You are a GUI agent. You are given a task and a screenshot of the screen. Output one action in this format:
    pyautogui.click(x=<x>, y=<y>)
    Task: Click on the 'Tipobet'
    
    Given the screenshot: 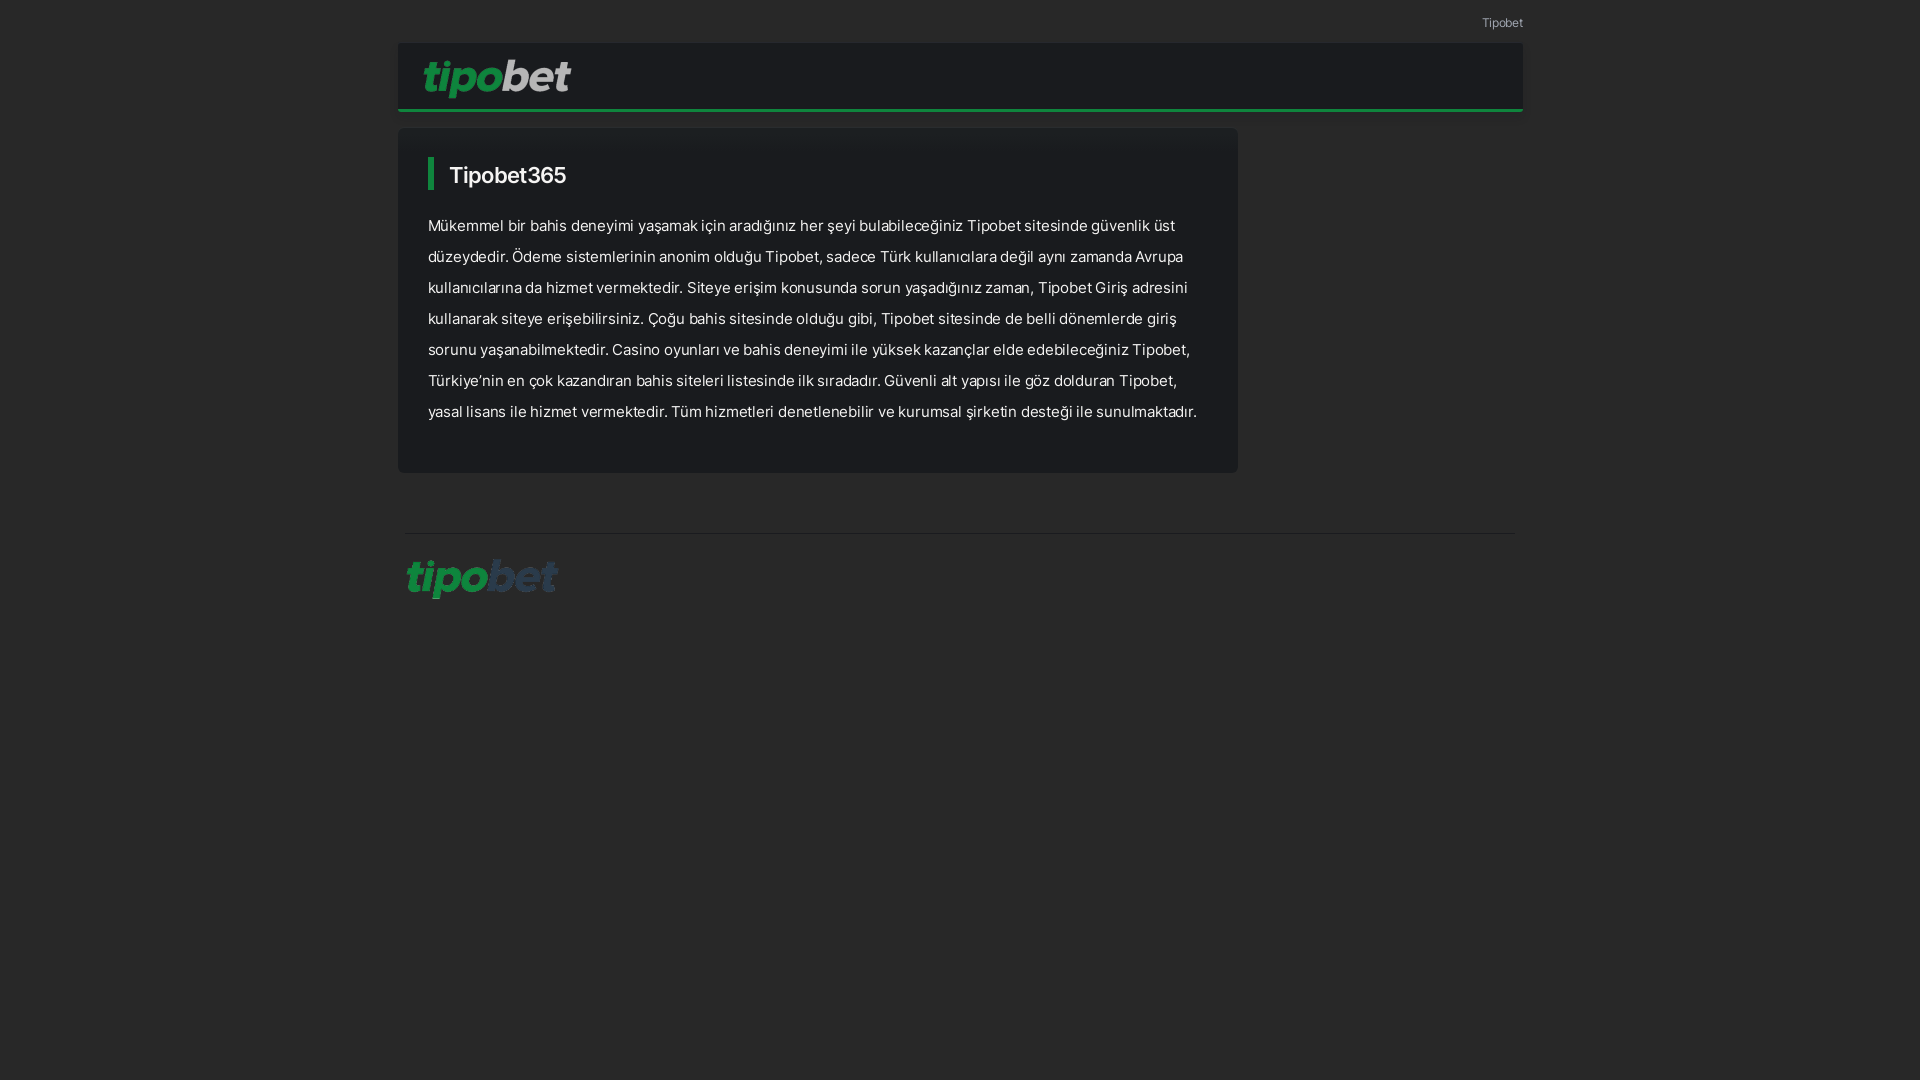 What is the action you would take?
    pyautogui.click(x=1482, y=22)
    